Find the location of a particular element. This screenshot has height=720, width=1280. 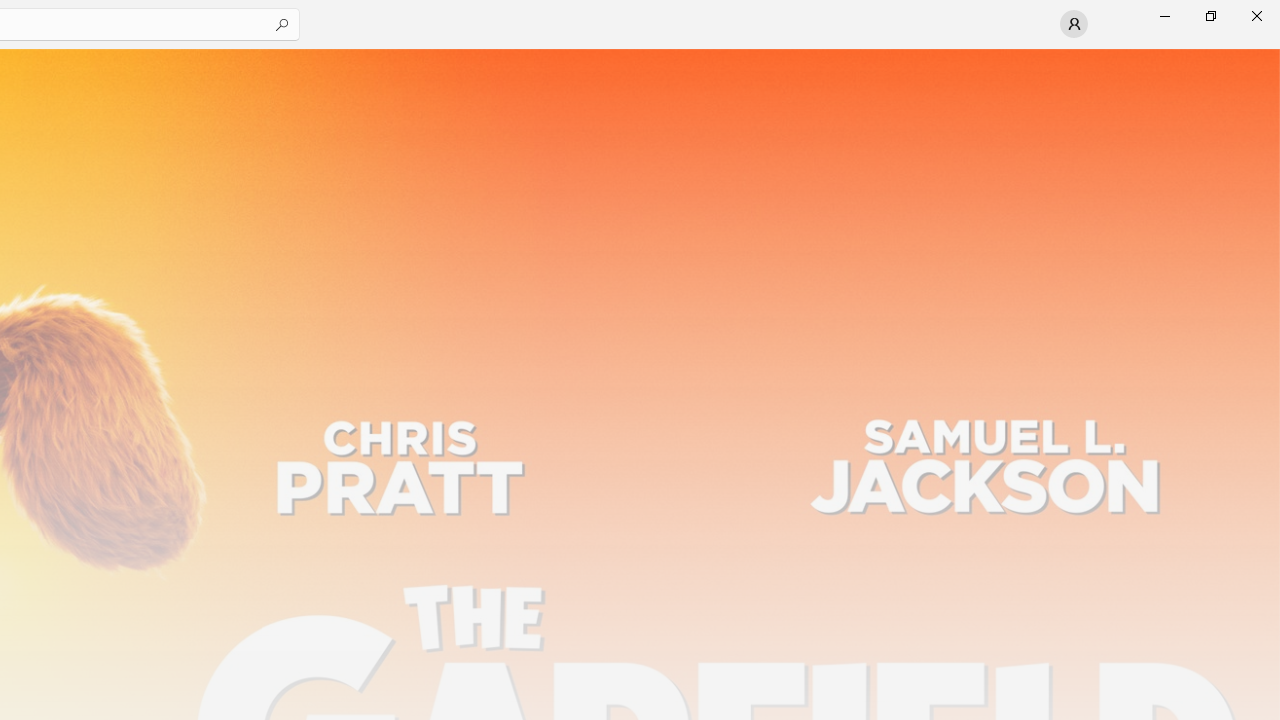

'Restore Microsoft Store' is located at coordinates (1209, 15).